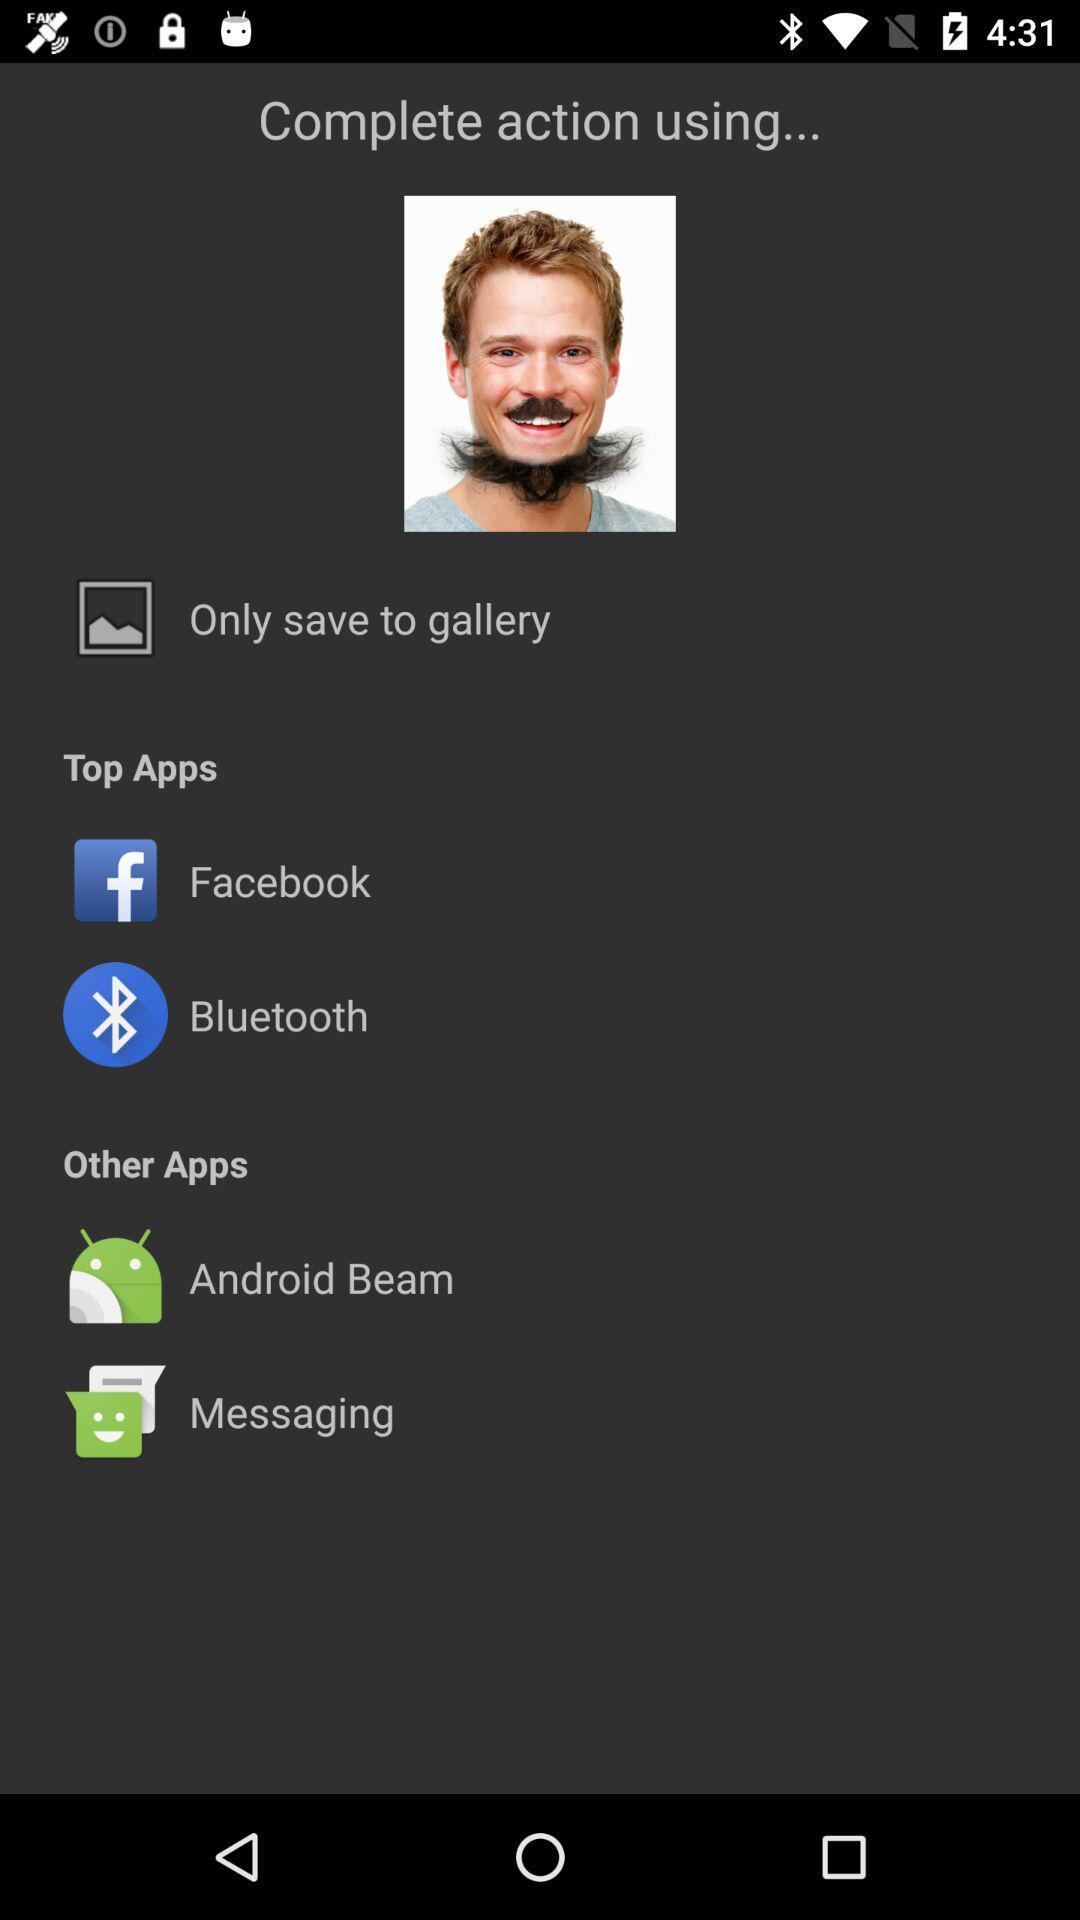  I want to click on other apps item, so click(154, 1163).